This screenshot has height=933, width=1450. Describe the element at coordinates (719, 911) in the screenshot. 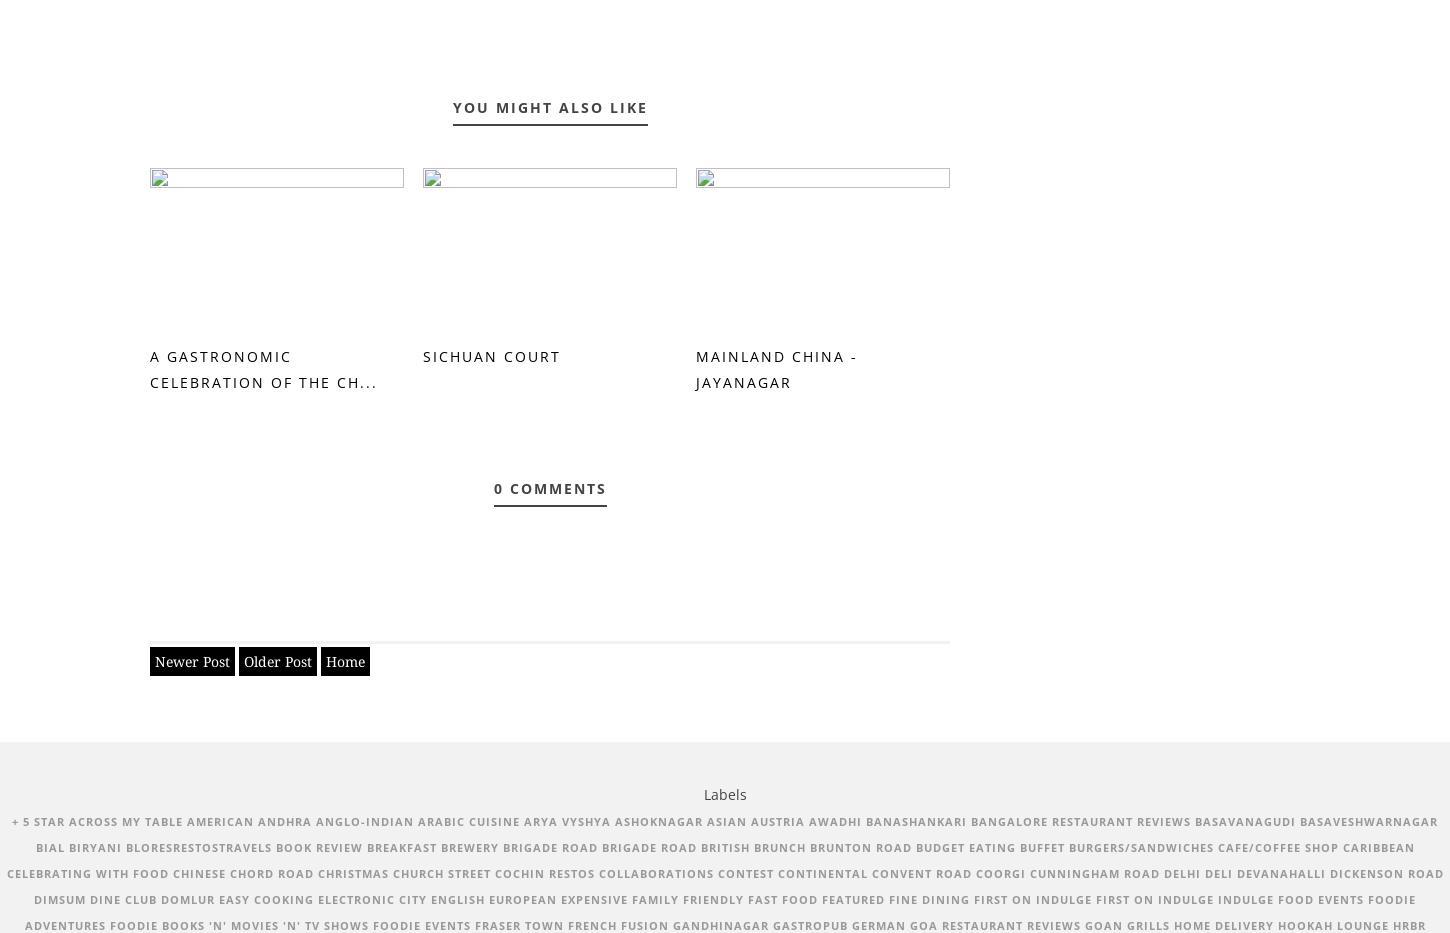

I see `'Foodie adventures'` at that location.